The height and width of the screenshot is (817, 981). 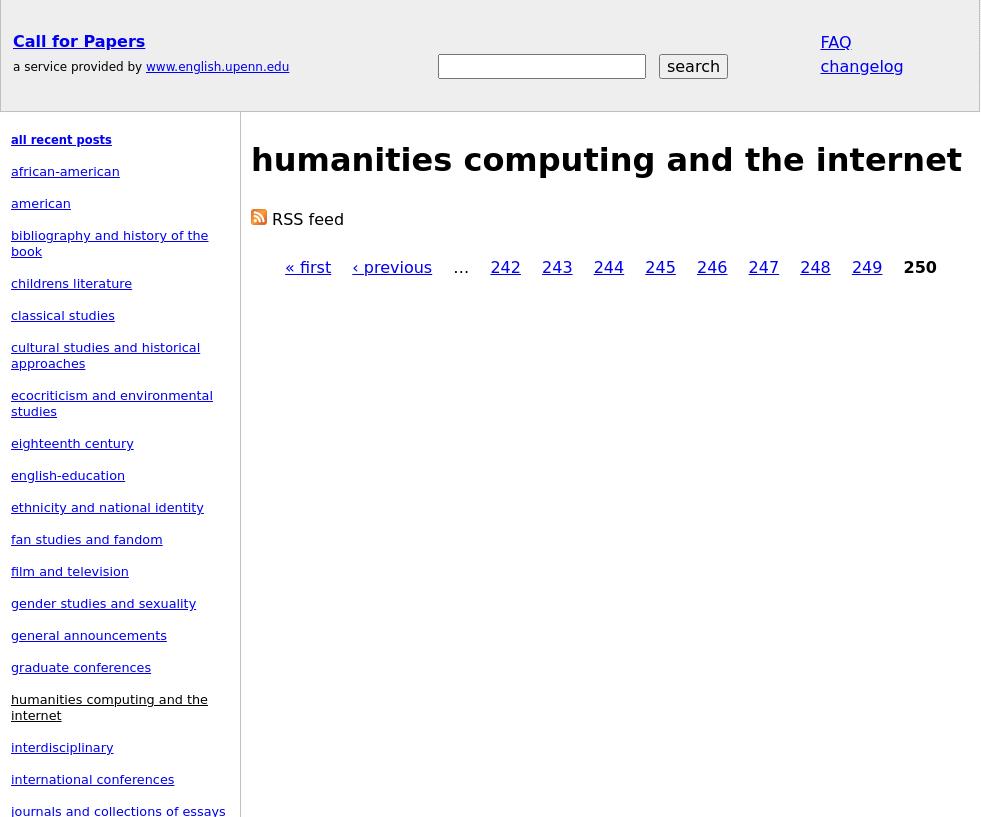 I want to click on '247', so click(x=763, y=267).